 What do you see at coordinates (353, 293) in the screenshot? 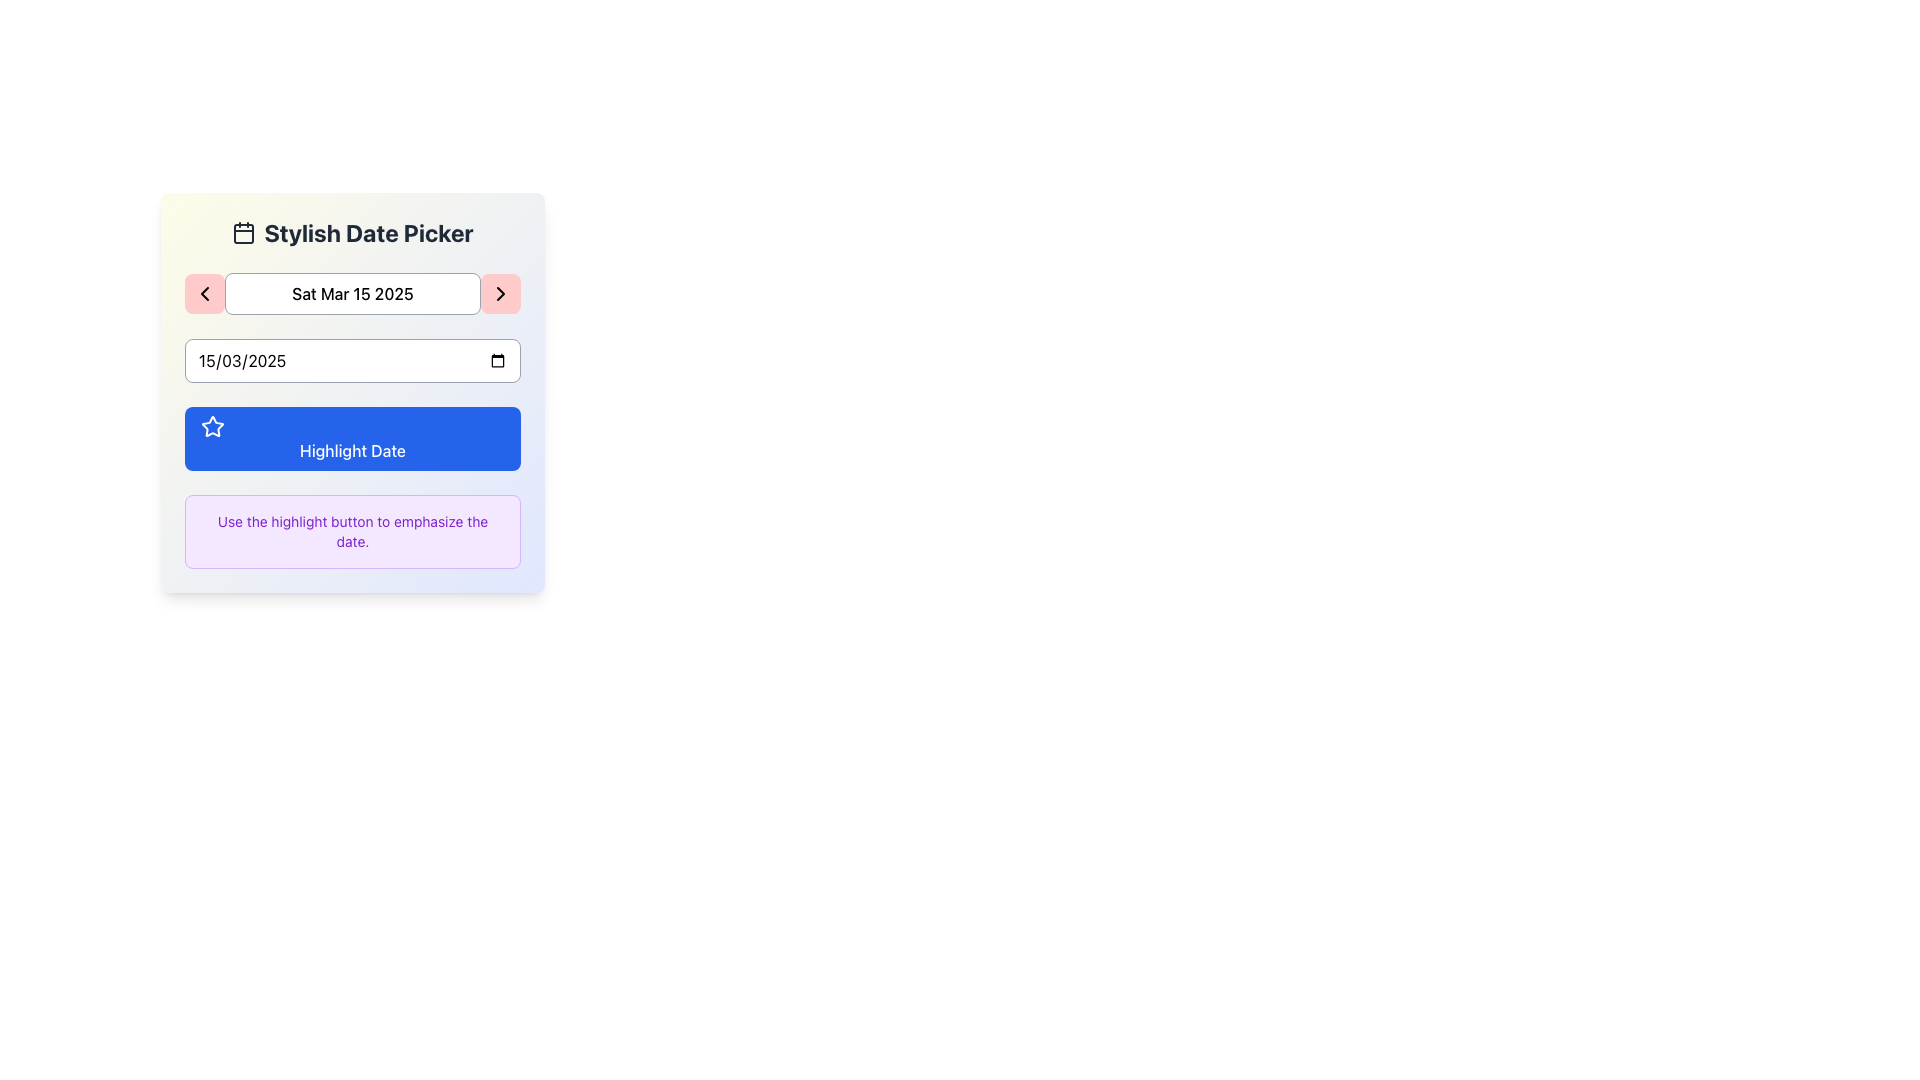
I see `the displayed date on the Informational Display showing 'Sat Mar 15 2025' in the Stylish Date Picker interface` at bounding box center [353, 293].